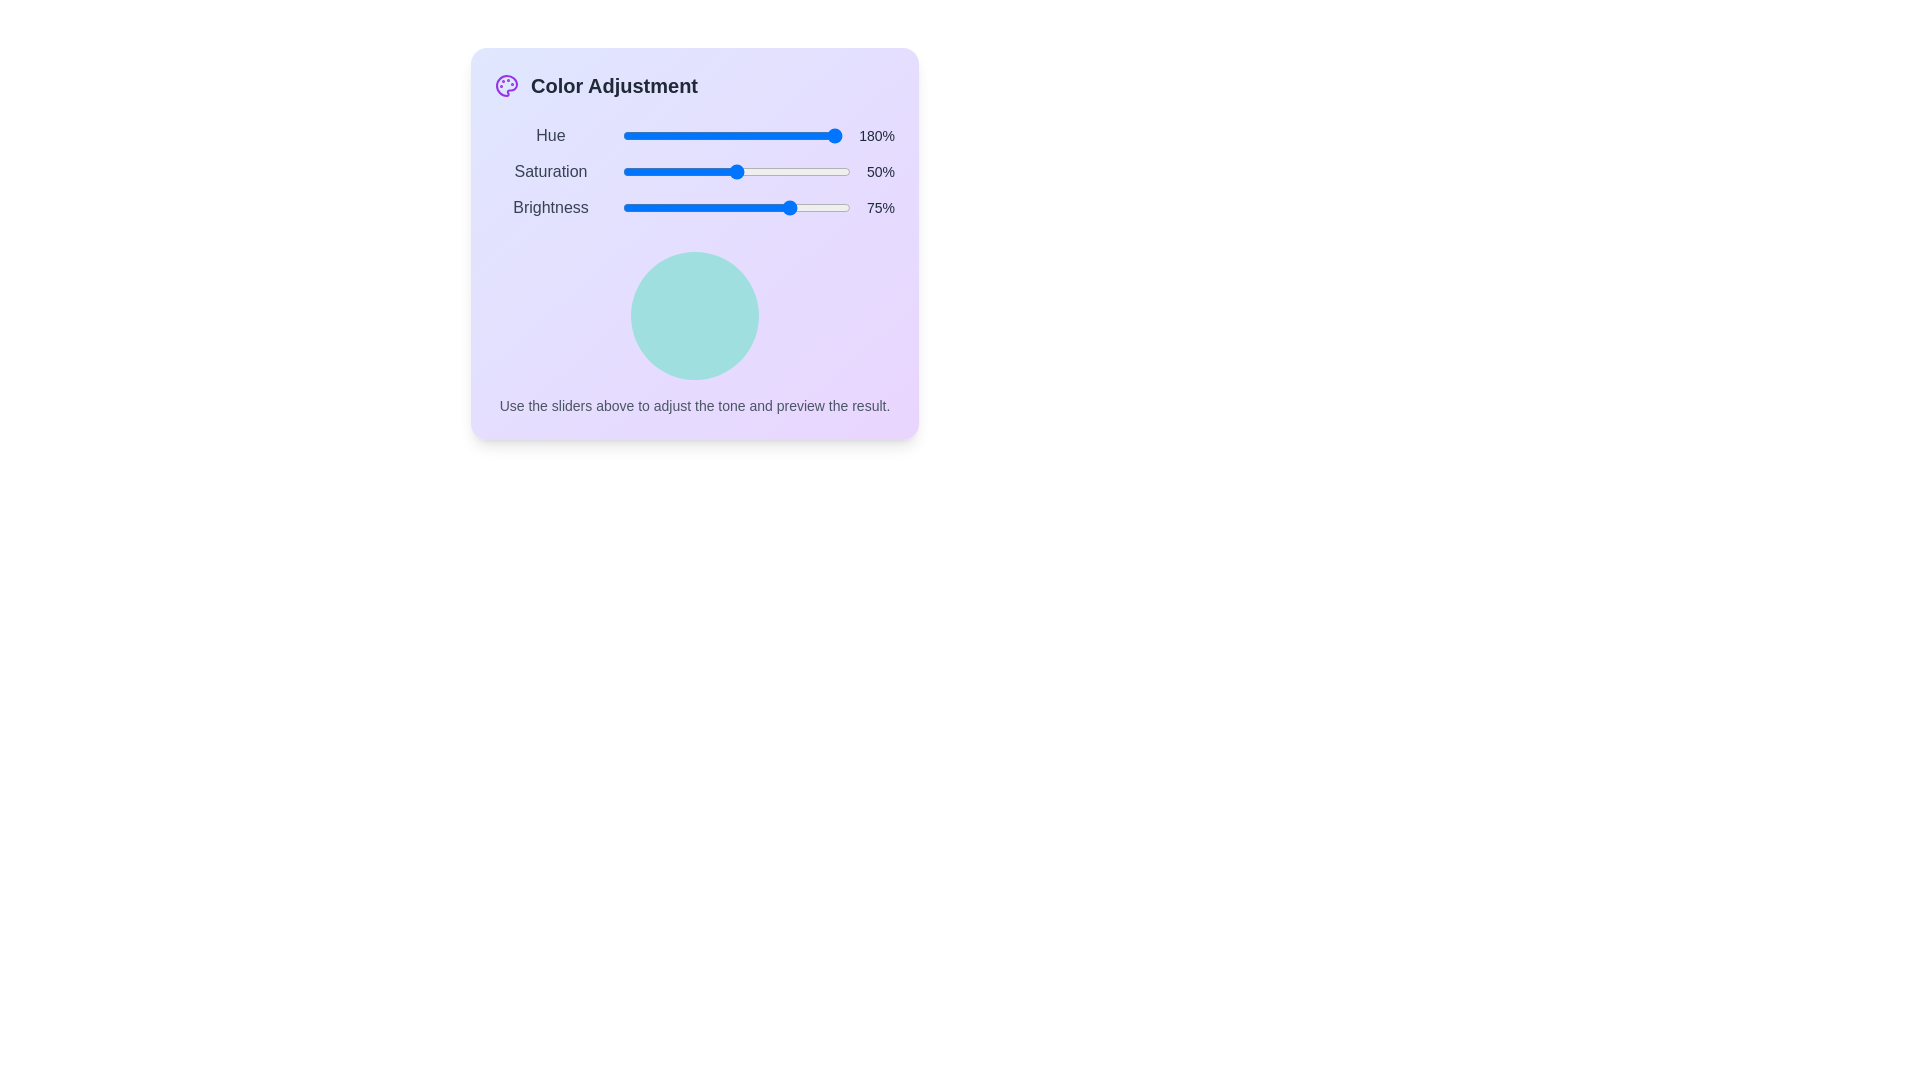  Describe the element at coordinates (812, 135) in the screenshot. I see `the 'Hue' slider to 86%` at that location.